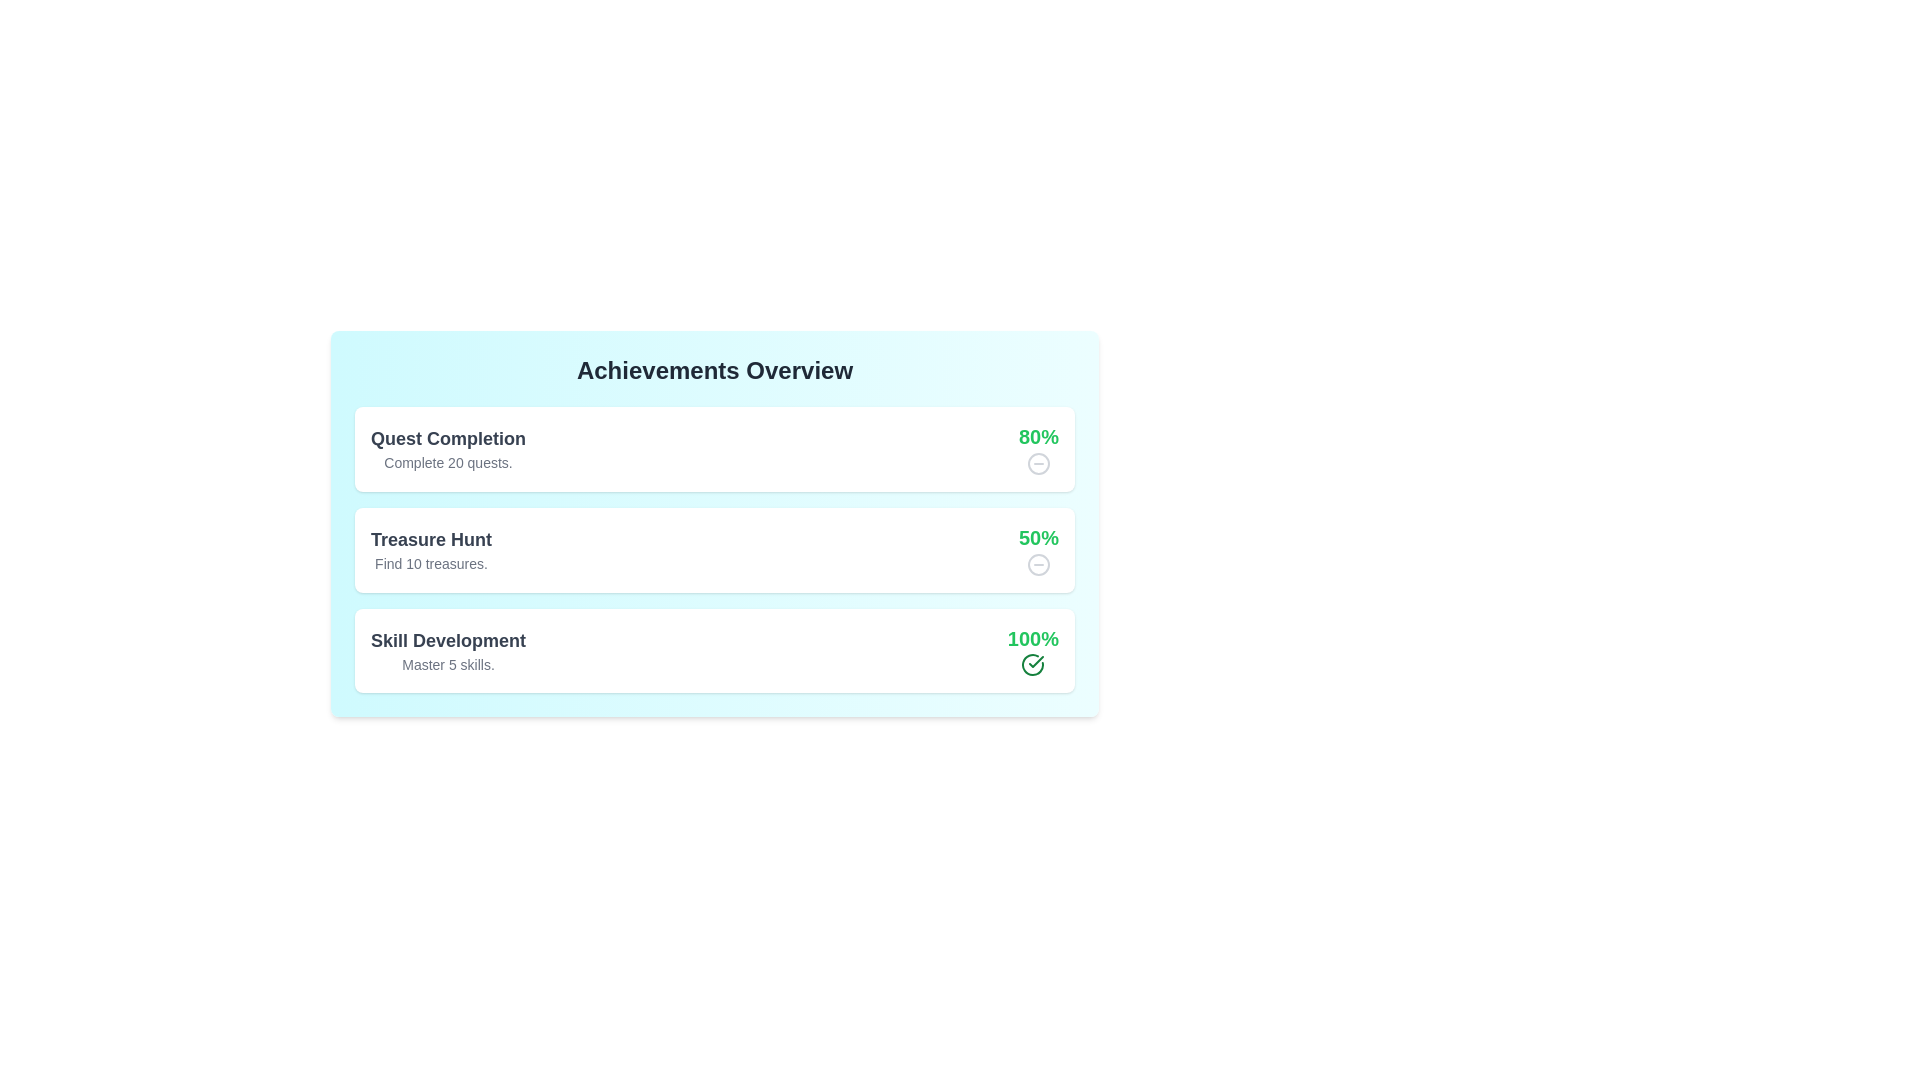 The width and height of the screenshot is (1920, 1080). I want to click on the Progress Card element that indicates 100% completion of the 'Skill Development' task, located in the 'Achievements Overview' section, so click(715, 650).